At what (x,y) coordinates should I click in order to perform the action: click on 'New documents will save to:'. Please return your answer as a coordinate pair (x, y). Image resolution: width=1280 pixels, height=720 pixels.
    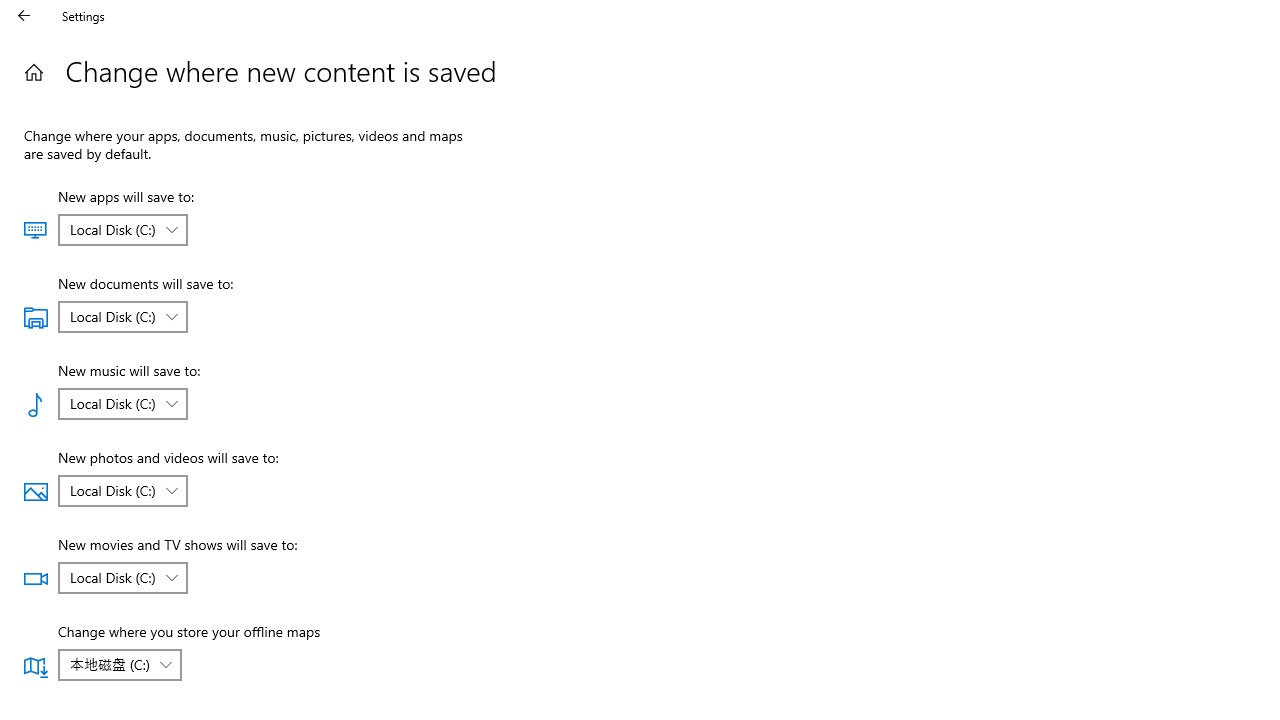
    Looking at the image, I should click on (121, 315).